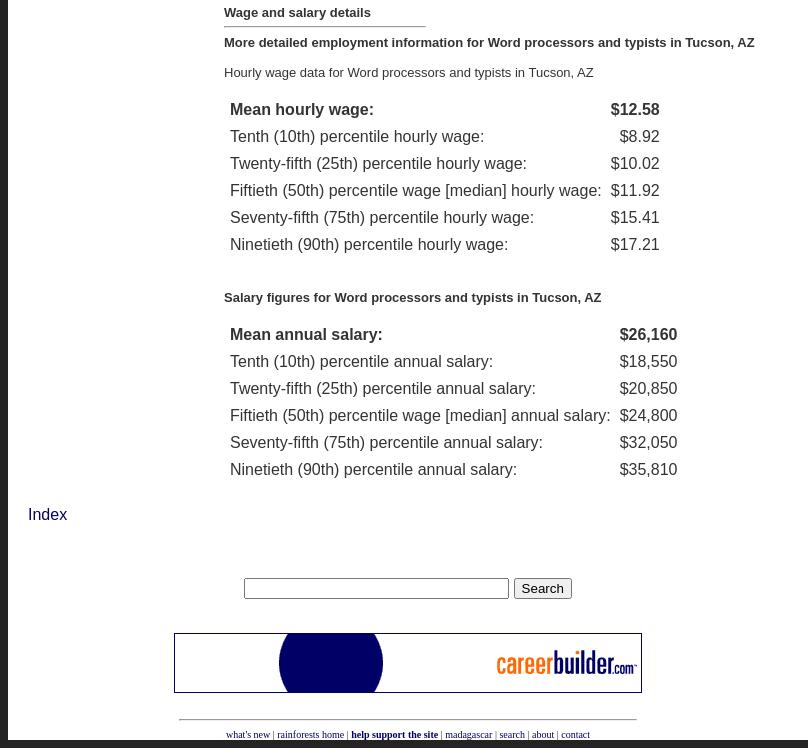 The image size is (808, 748). What do you see at coordinates (634, 108) in the screenshot?
I see `'$12.58'` at bounding box center [634, 108].